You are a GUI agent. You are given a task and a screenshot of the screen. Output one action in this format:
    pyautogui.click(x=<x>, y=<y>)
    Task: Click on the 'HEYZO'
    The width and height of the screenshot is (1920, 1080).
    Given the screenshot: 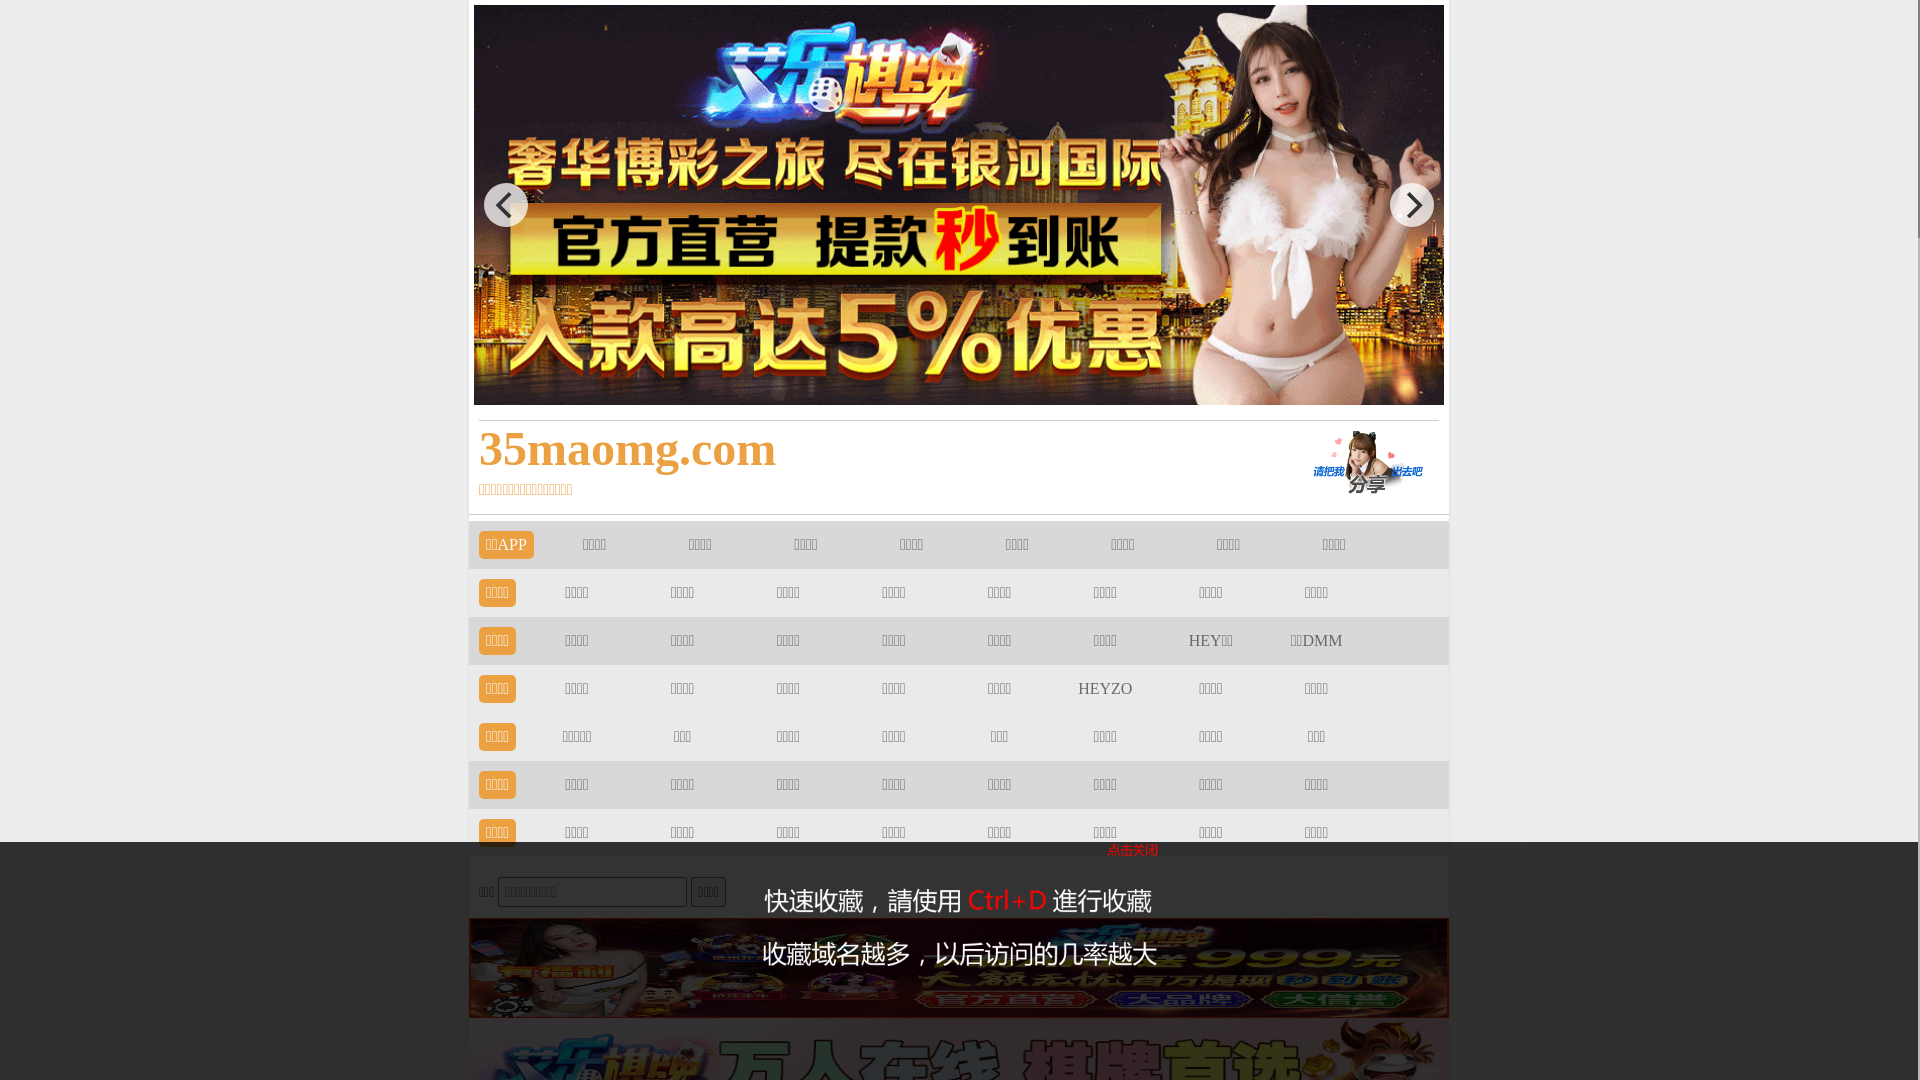 What is the action you would take?
    pyautogui.click(x=1103, y=687)
    